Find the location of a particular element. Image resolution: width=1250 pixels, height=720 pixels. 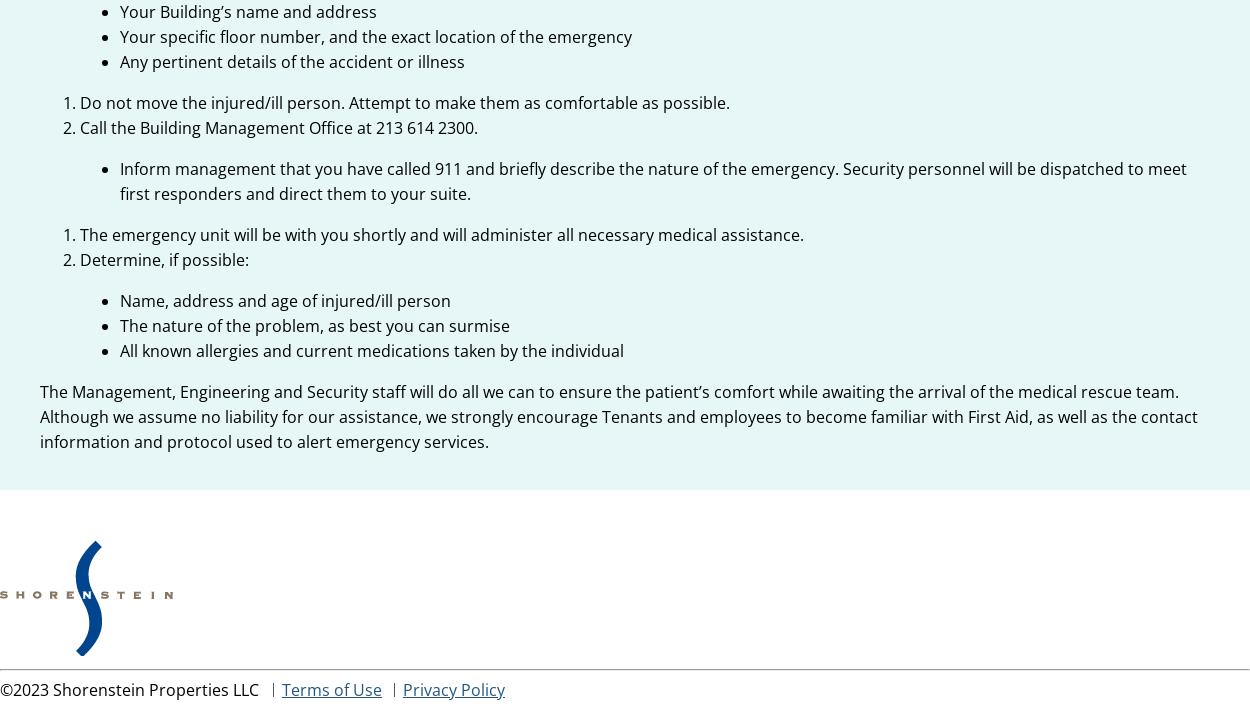

'Terms of Use' is located at coordinates (331, 688).